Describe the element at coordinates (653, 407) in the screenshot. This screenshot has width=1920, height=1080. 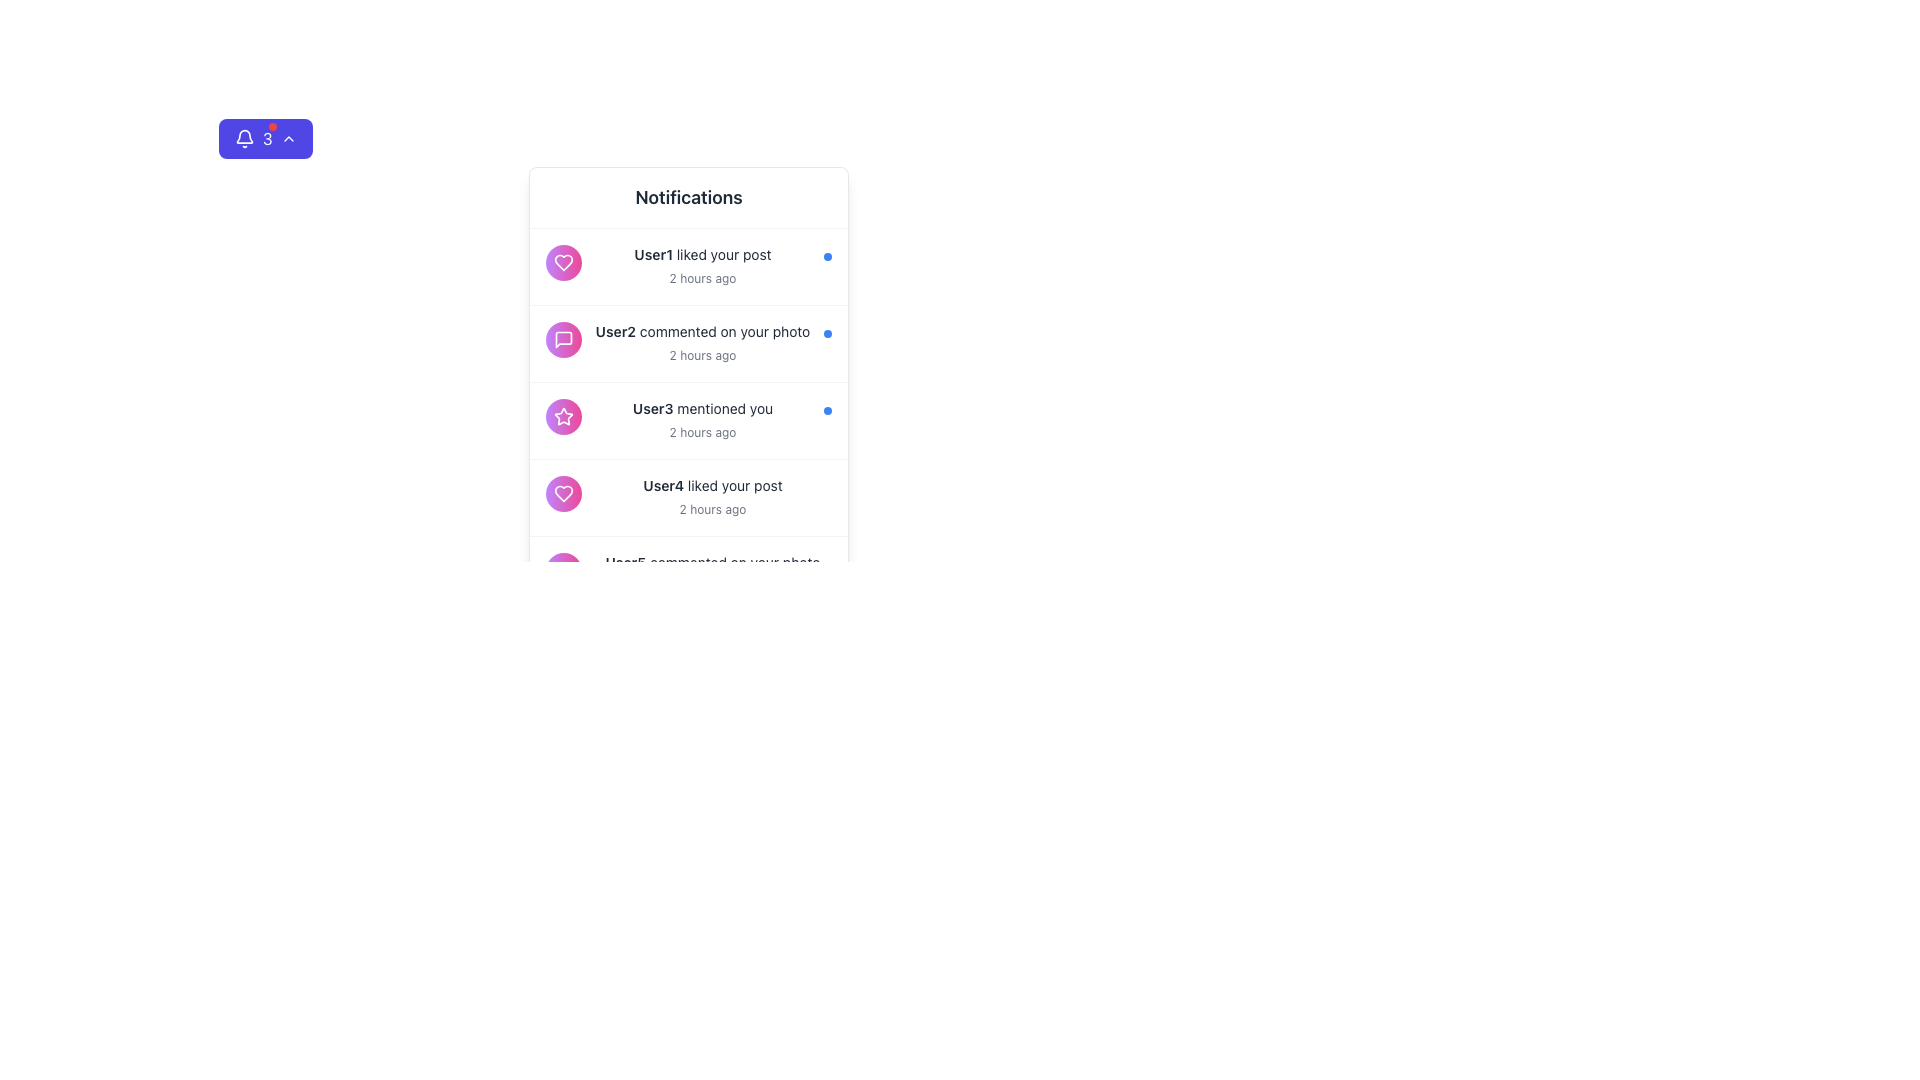
I see `the text label emphasizing the username 'User3' in the notification panel` at that location.